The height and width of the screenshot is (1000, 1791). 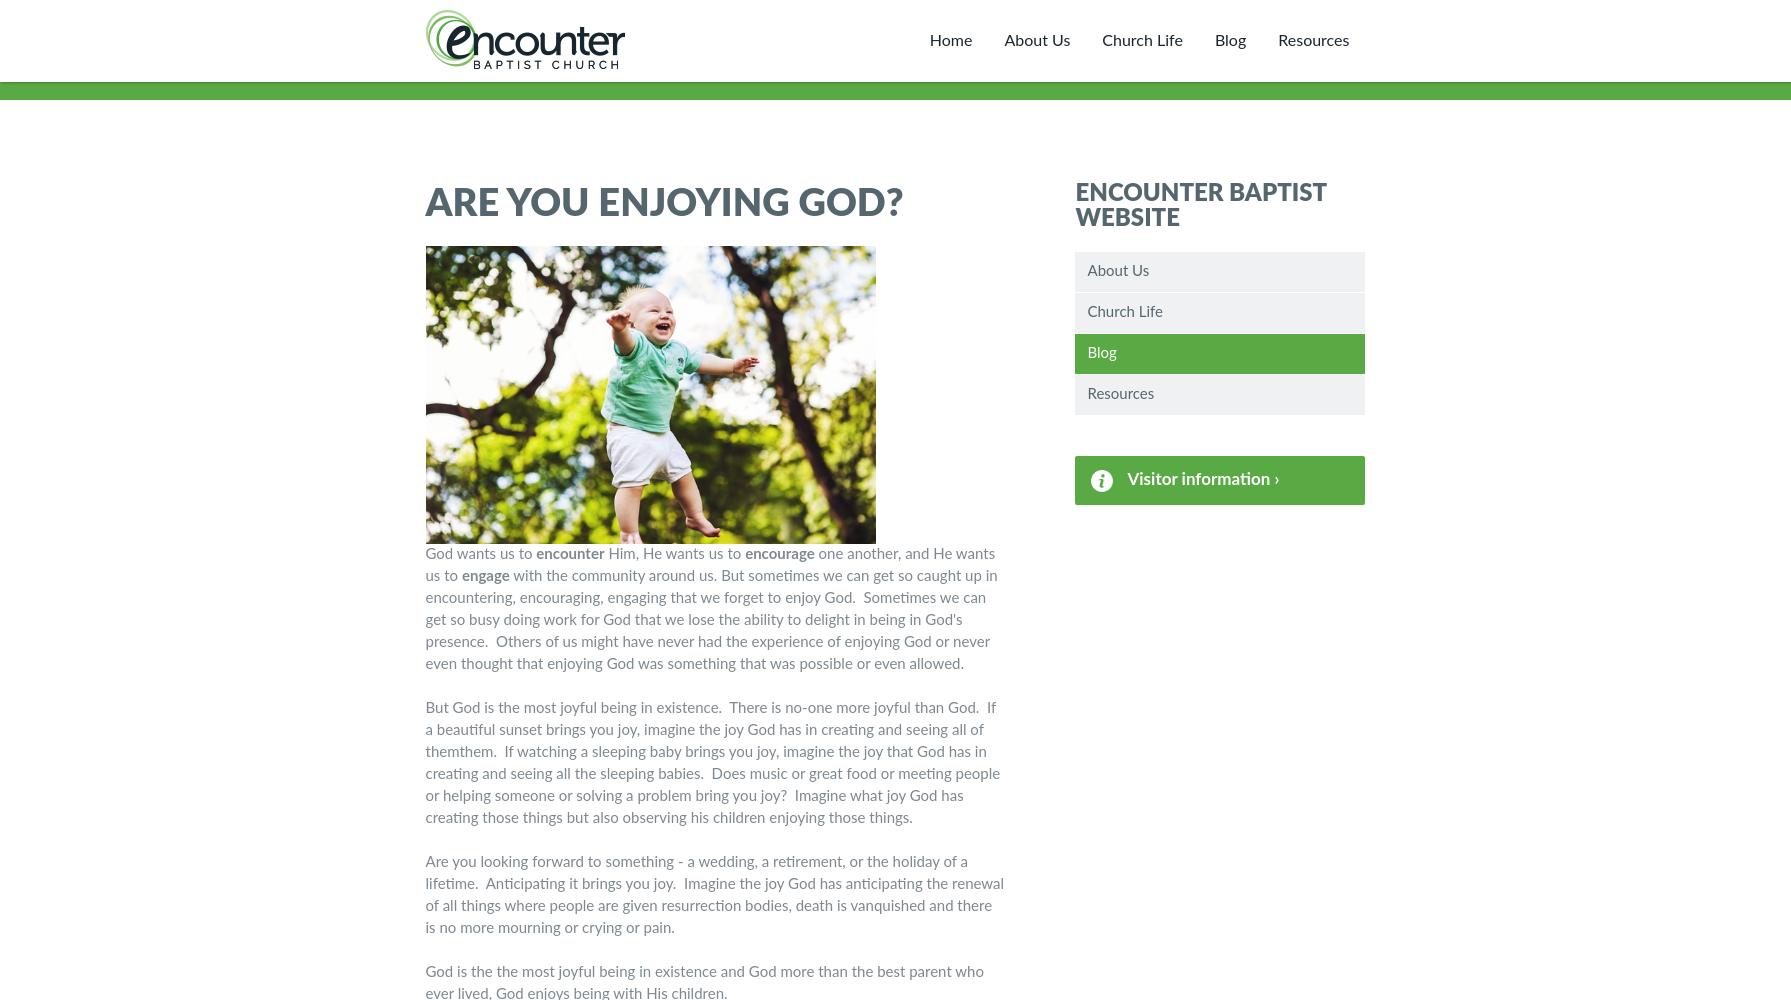 I want to click on 'Are you looking forward to something - a wedding, a retirement, or the holiday of a lifetime.  Anticipating it brings you joy.  Imagine the joy God has anticipating the renewal of all things where people are given resurrection bodies, death is vanquished and there is no more mourning or crying or pain.', so click(x=714, y=895).